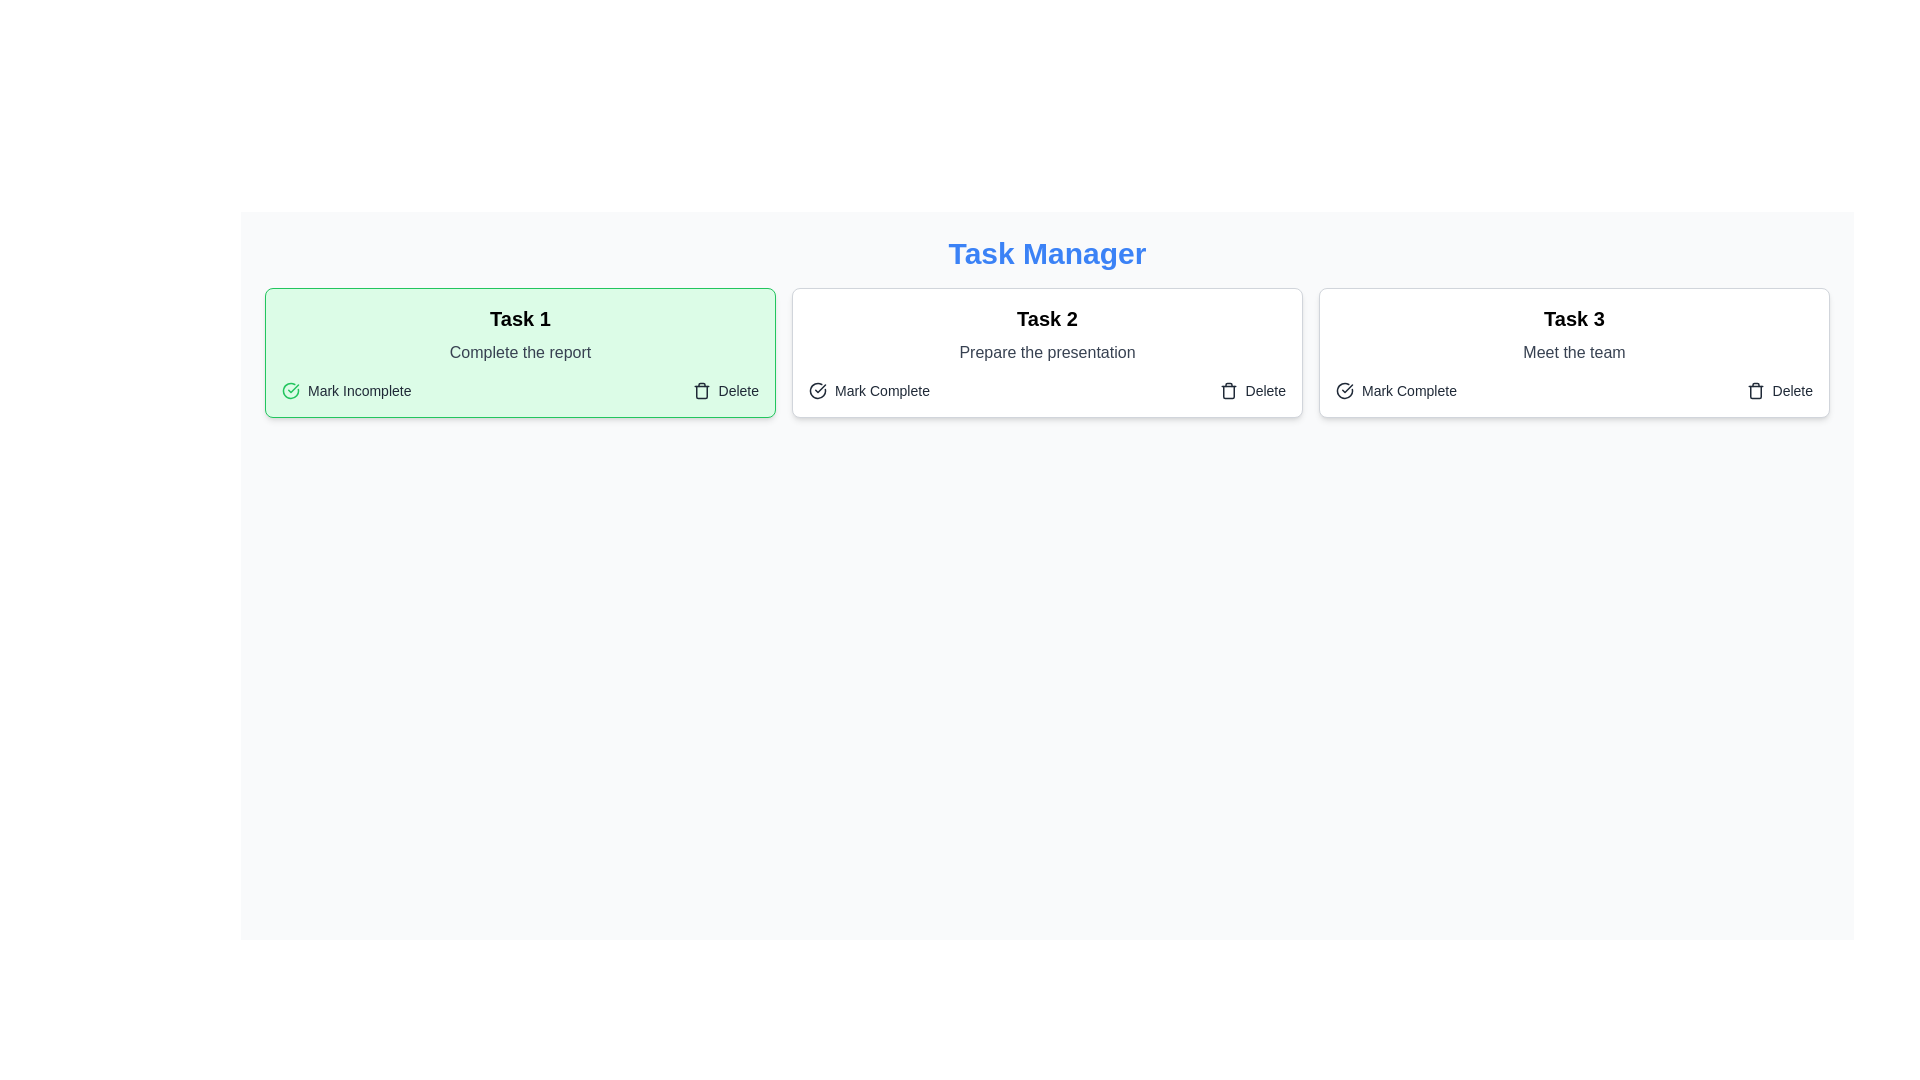 Image resolution: width=1920 pixels, height=1080 pixels. Describe the element at coordinates (1754, 392) in the screenshot. I see `the trash-bin icon button in the third task card` at that location.